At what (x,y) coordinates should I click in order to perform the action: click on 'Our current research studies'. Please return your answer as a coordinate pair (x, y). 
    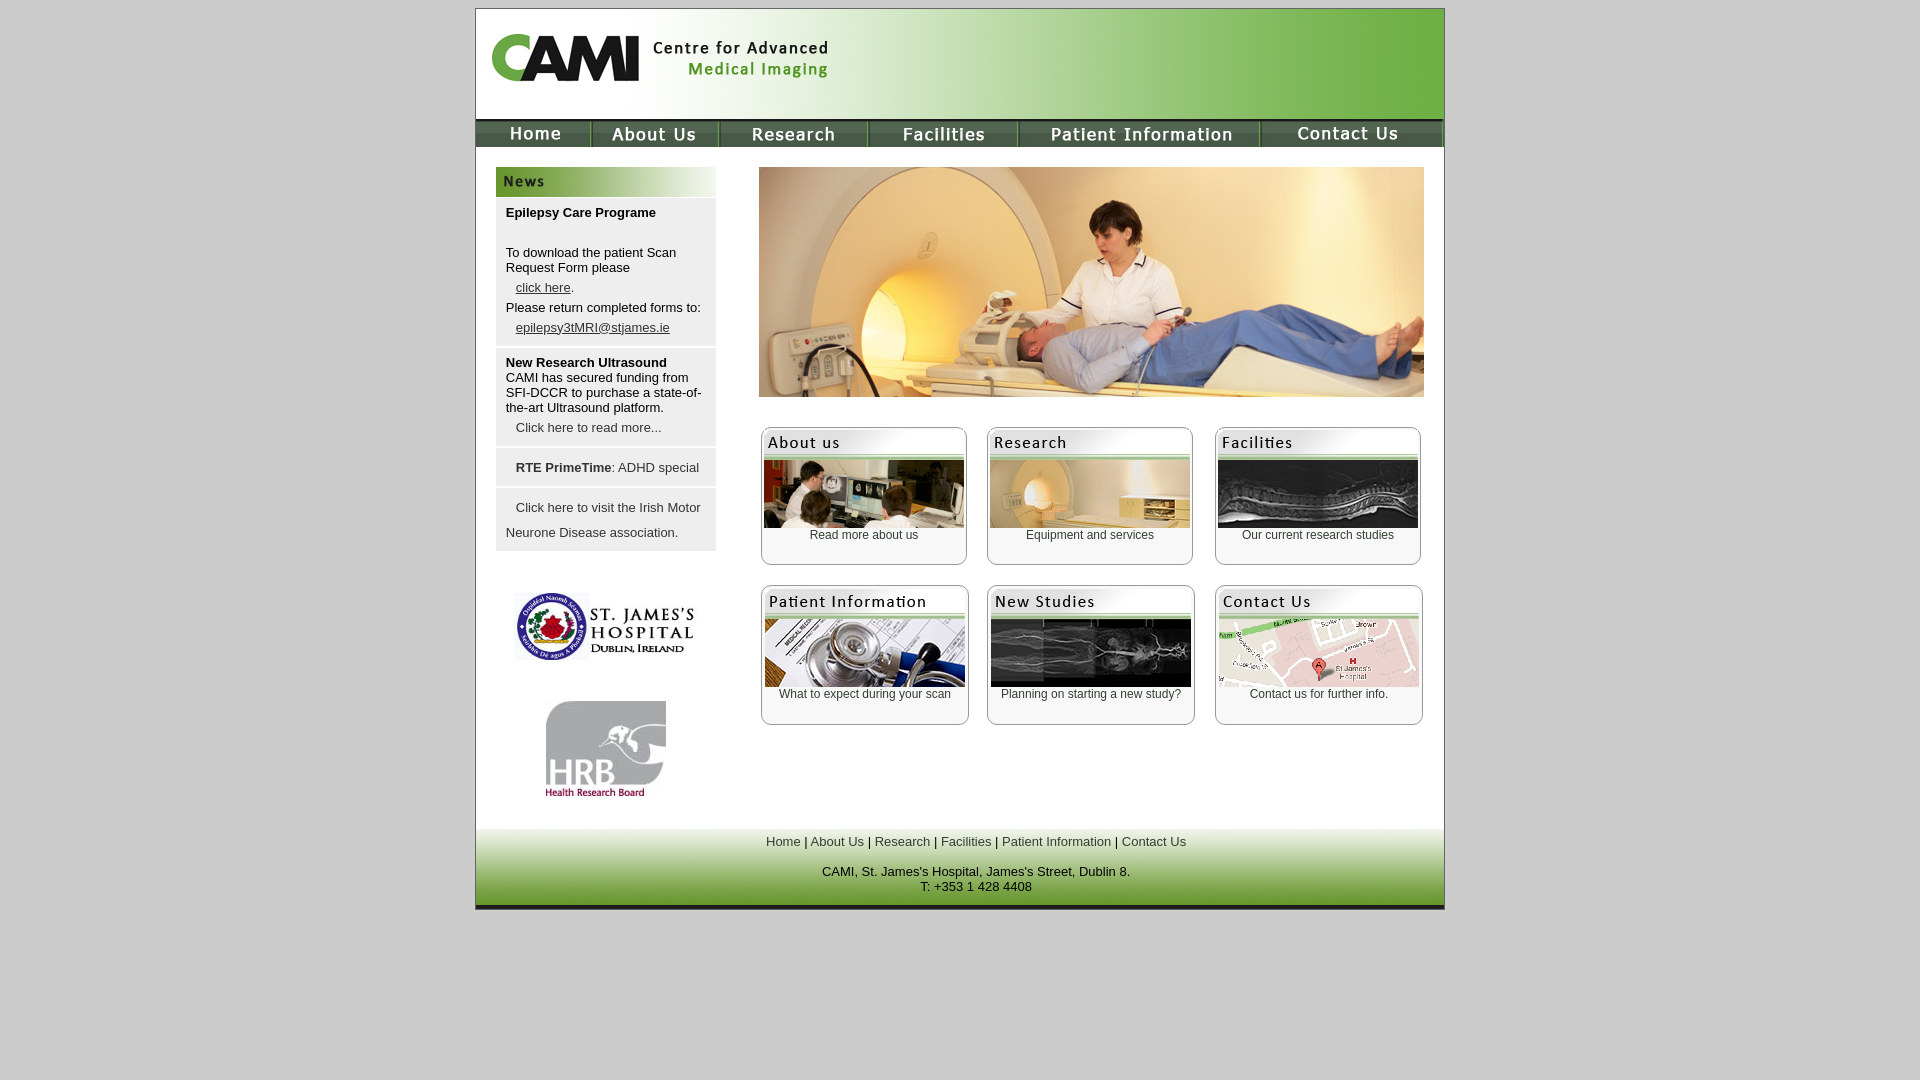
    Looking at the image, I should click on (1318, 534).